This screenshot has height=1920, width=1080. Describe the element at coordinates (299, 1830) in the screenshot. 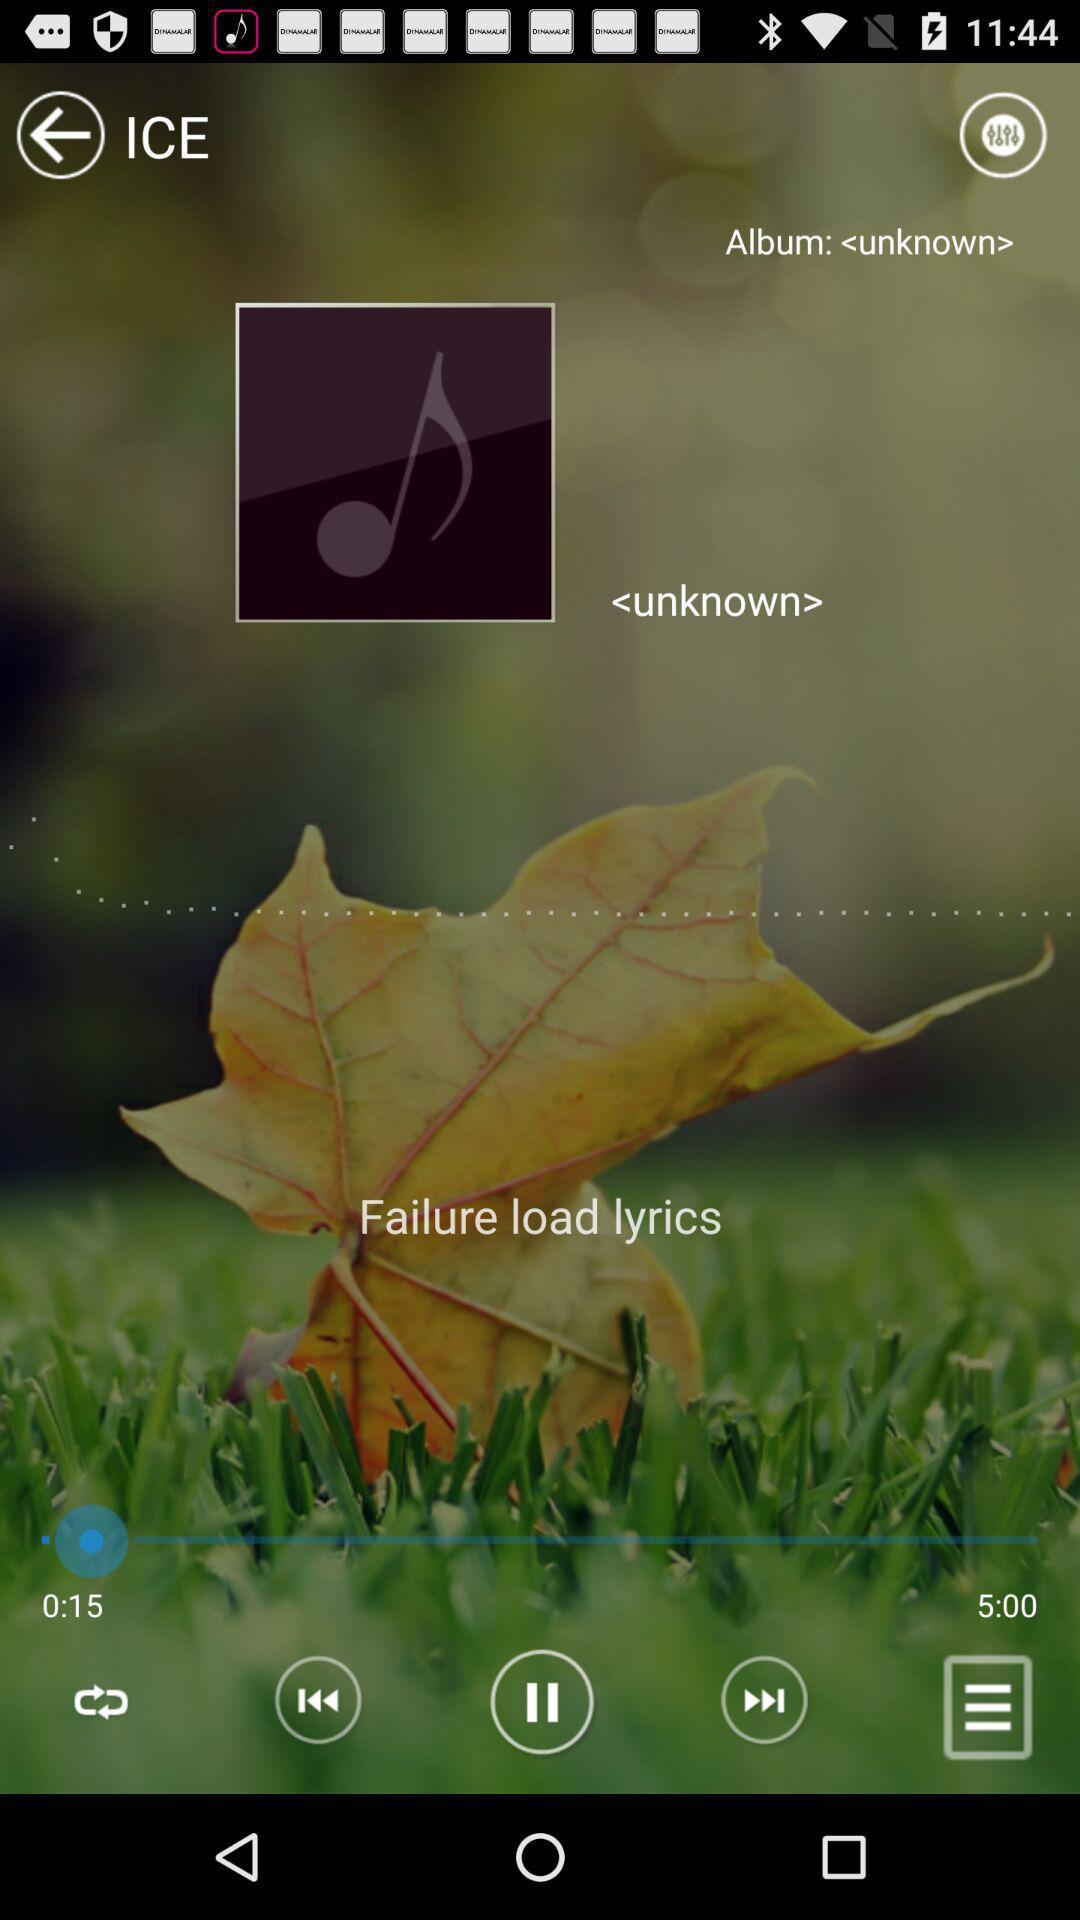

I see `the skip_previous icon` at that location.